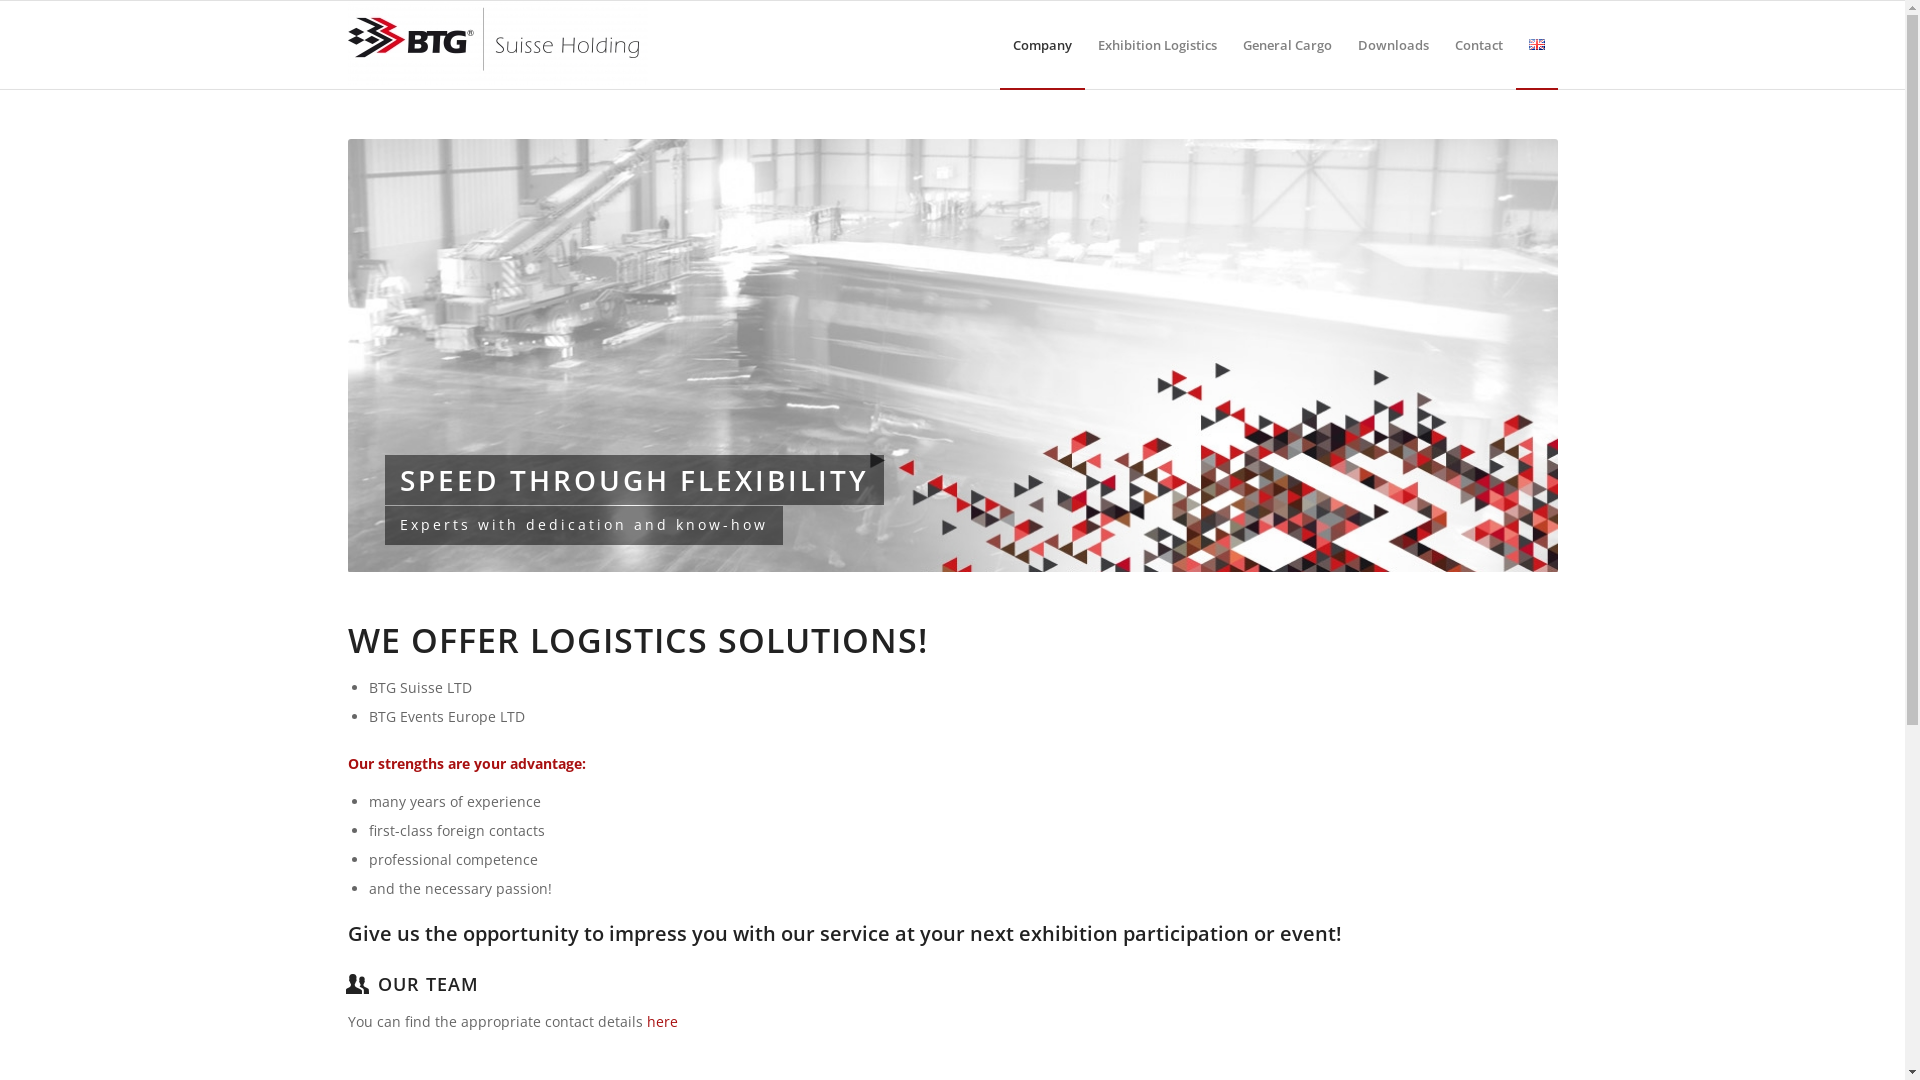 Image resolution: width=1920 pixels, height=1080 pixels. What do you see at coordinates (1228, 45) in the screenshot?
I see `'General Cargo'` at bounding box center [1228, 45].